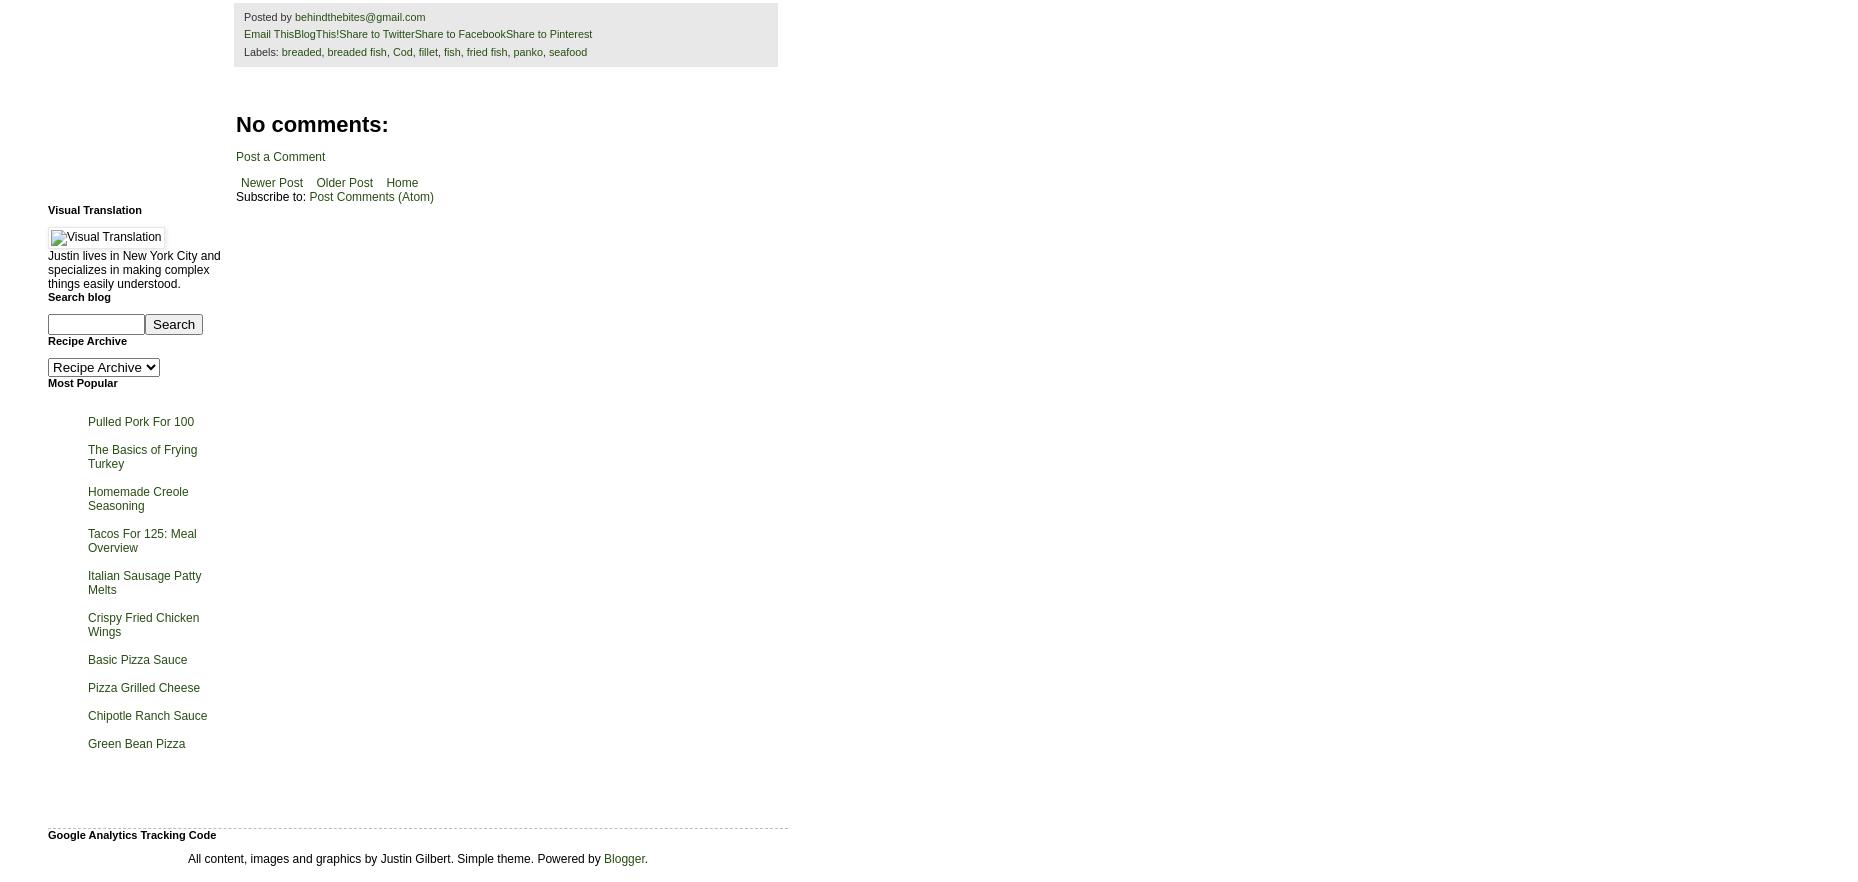  Describe the element at coordinates (300, 49) in the screenshot. I see `'breaded'` at that location.